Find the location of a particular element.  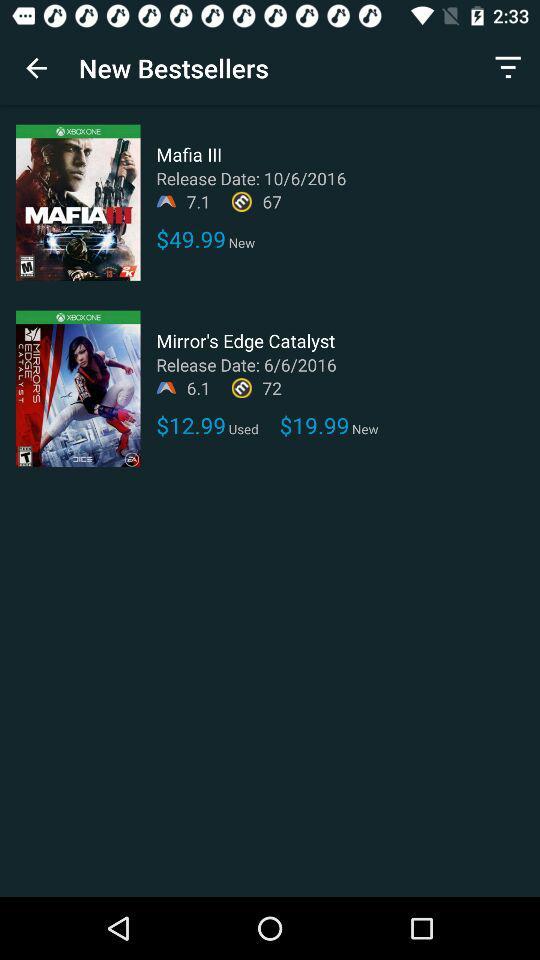

app next to new bestsellers app is located at coordinates (508, 68).